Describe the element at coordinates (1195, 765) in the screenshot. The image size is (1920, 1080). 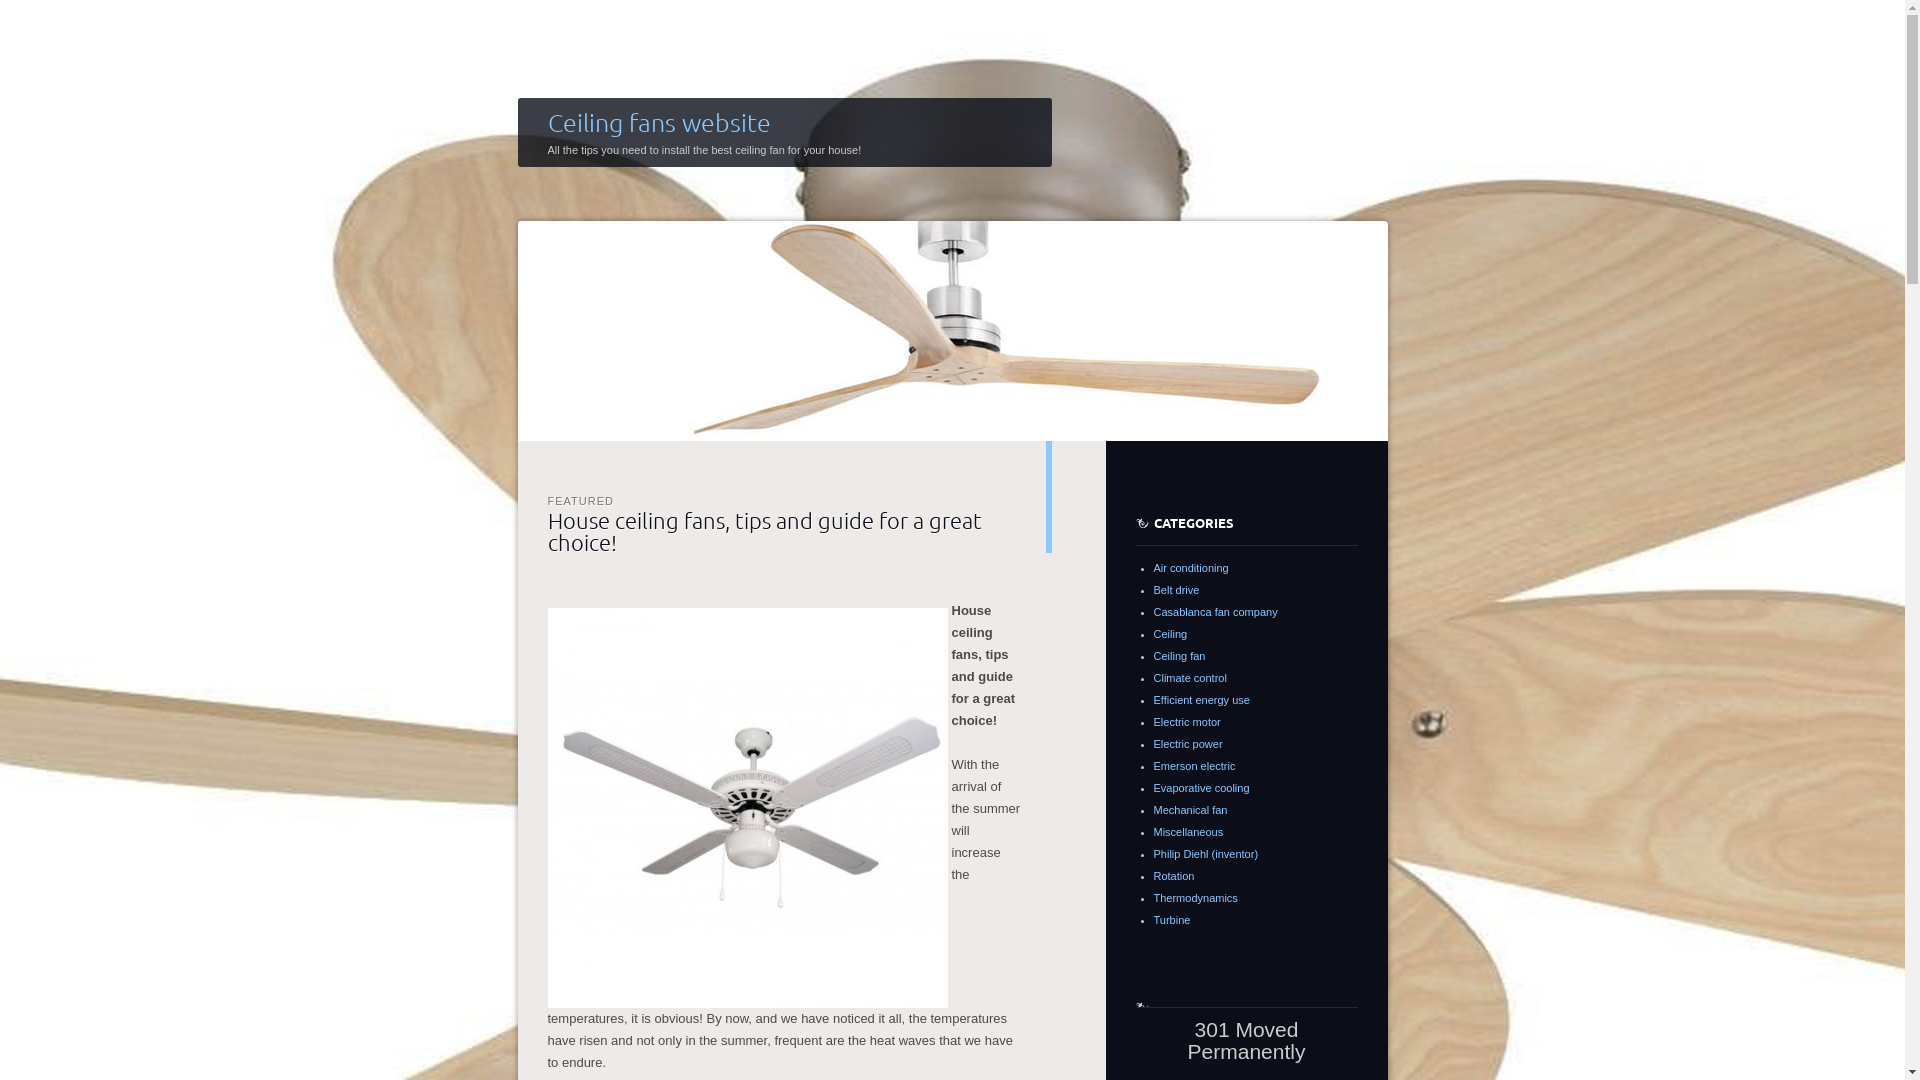
I see `'Emerson electric'` at that location.